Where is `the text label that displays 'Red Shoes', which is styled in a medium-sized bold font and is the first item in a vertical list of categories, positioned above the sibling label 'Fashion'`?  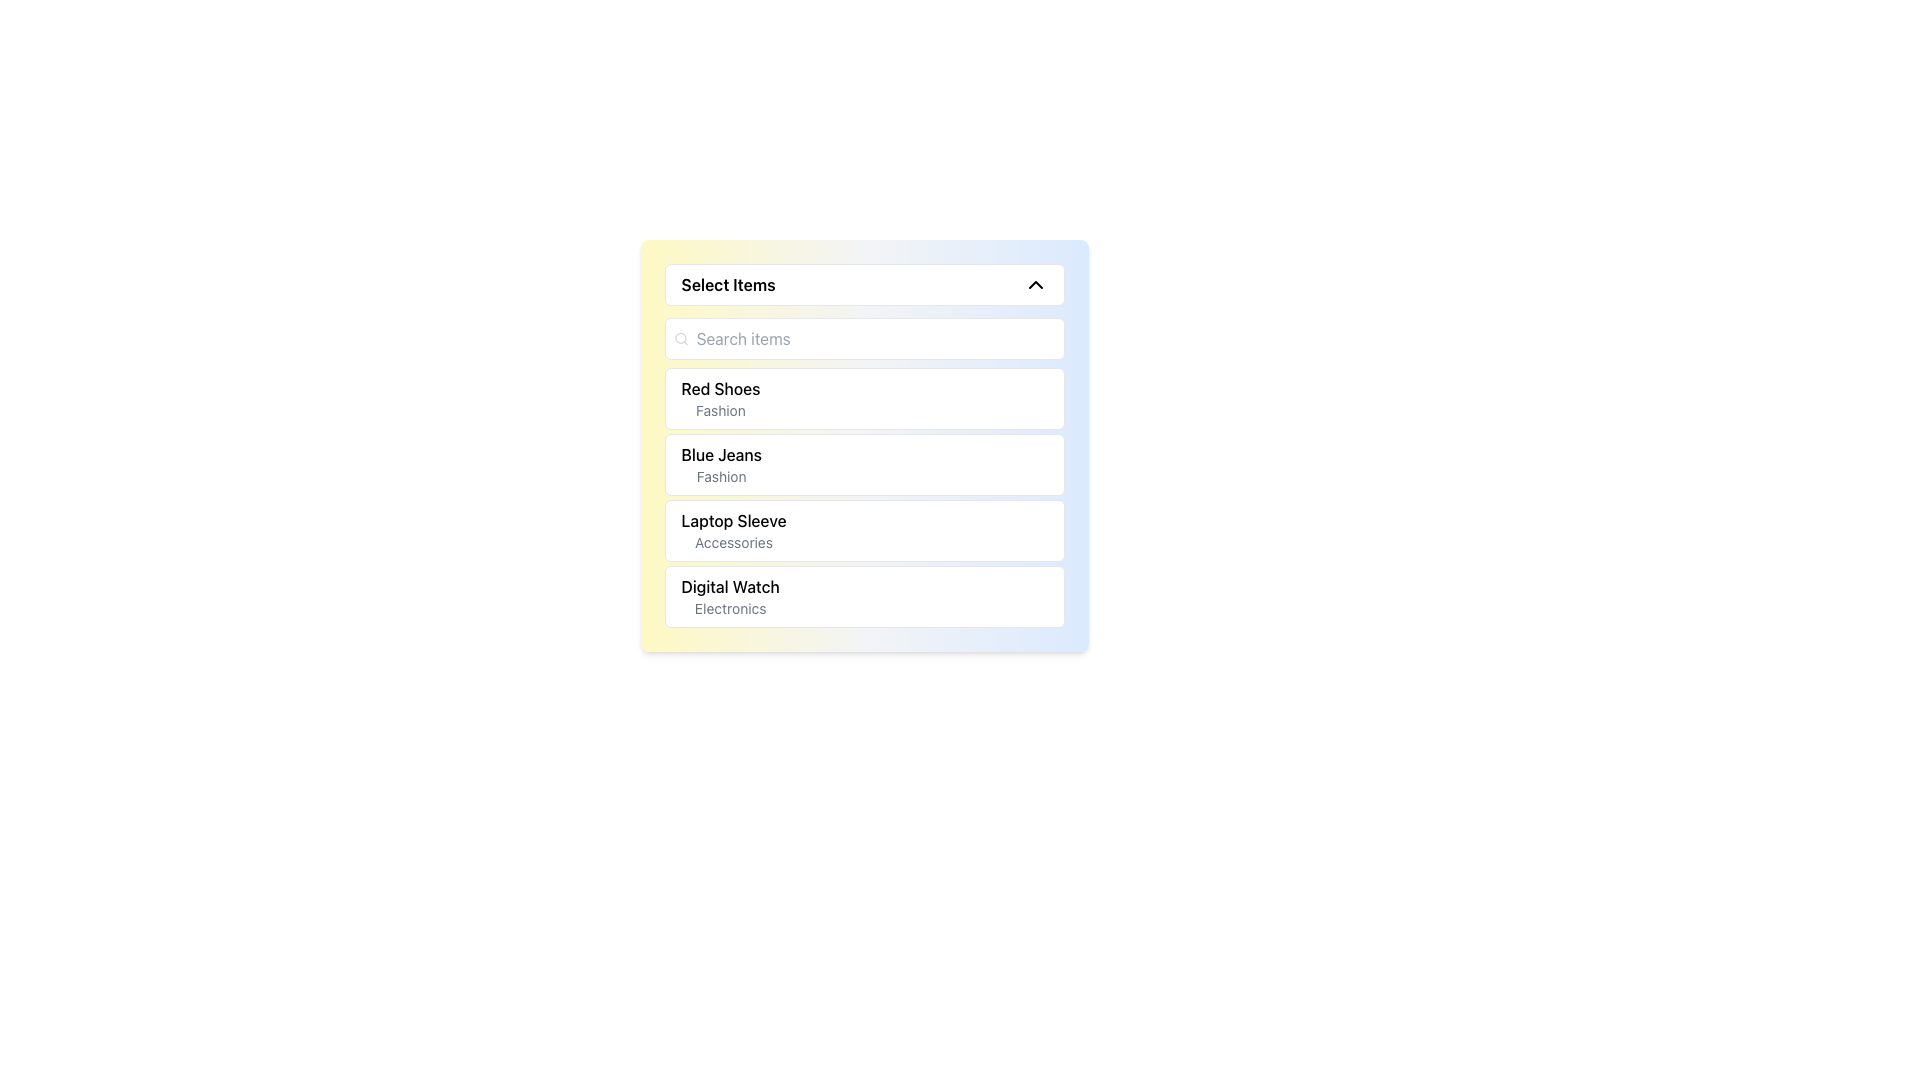 the text label that displays 'Red Shoes', which is styled in a medium-sized bold font and is the first item in a vertical list of categories, positioned above the sibling label 'Fashion' is located at coordinates (720, 389).